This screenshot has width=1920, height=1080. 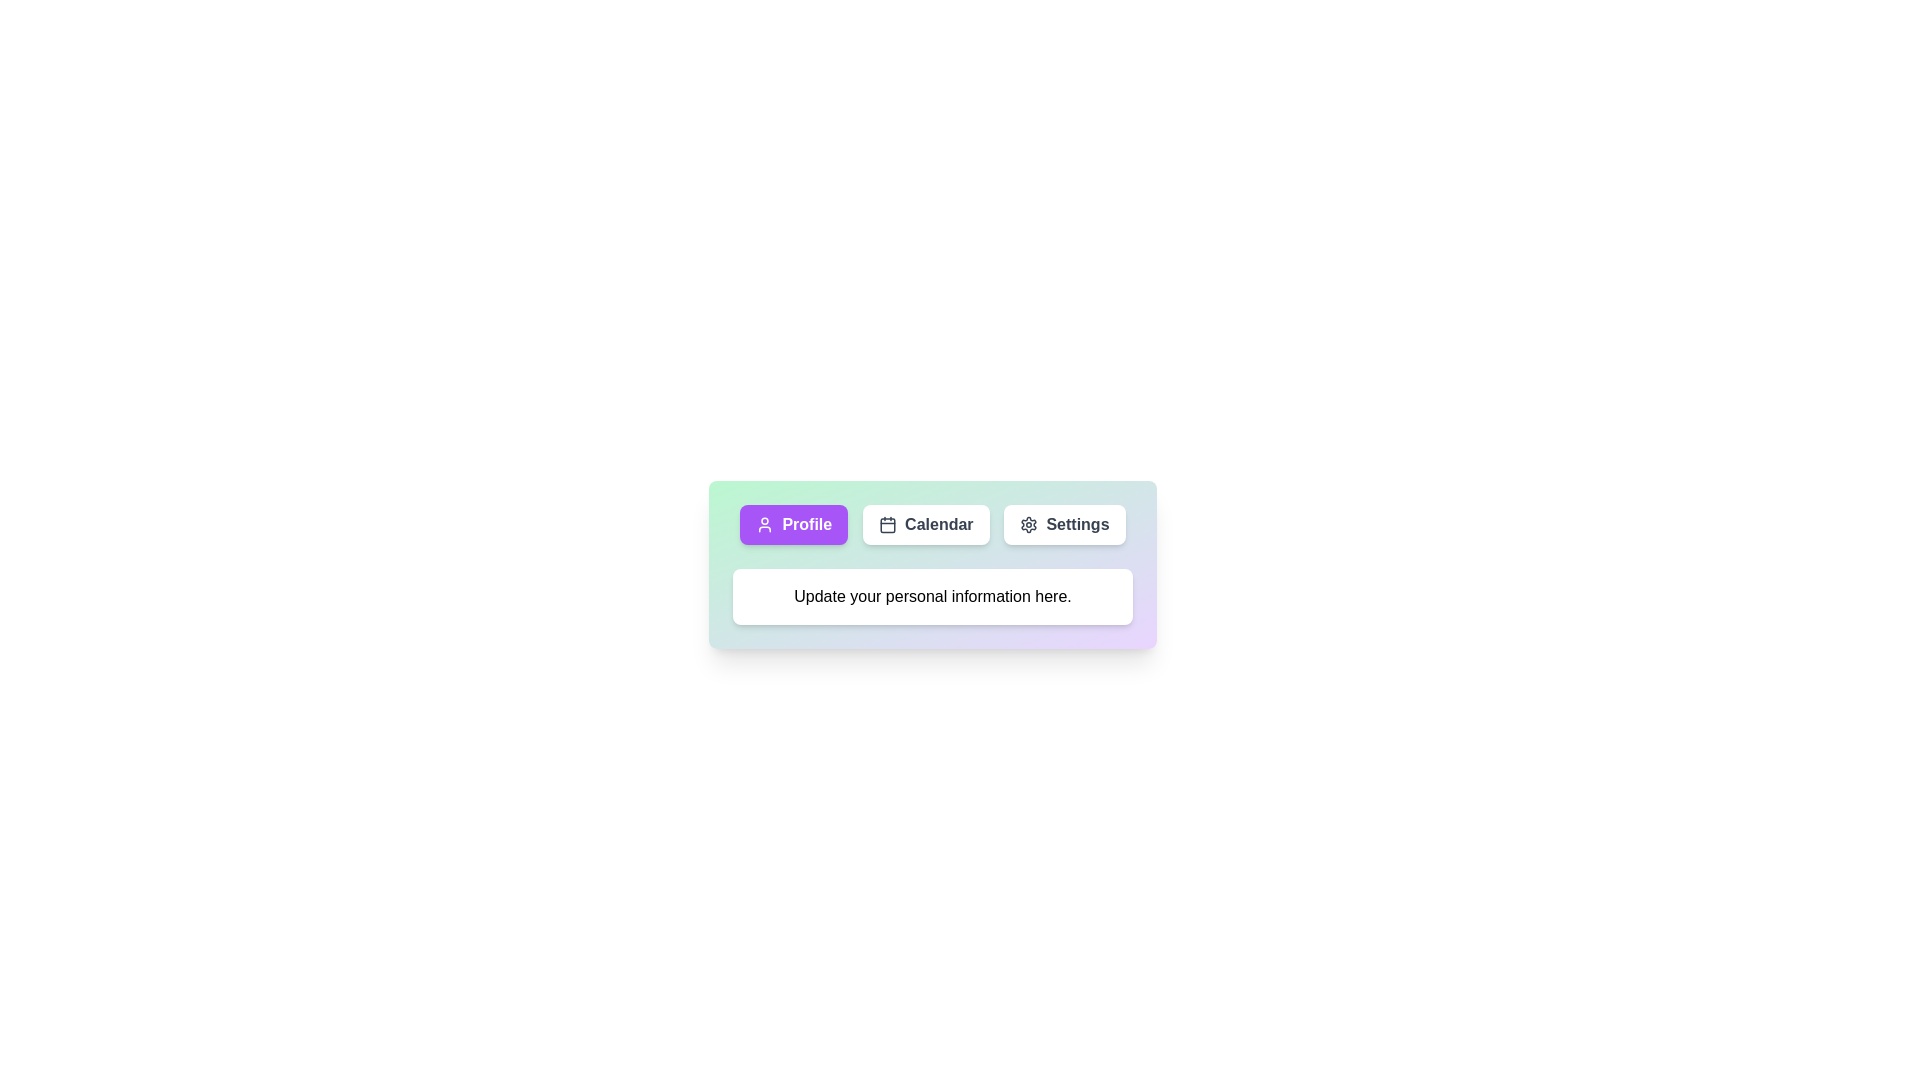 I want to click on the settings icon located to the far right of the horizontal menu that includes 'Profile' and 'Calendar' buttons, so click(x=1029, y=523).